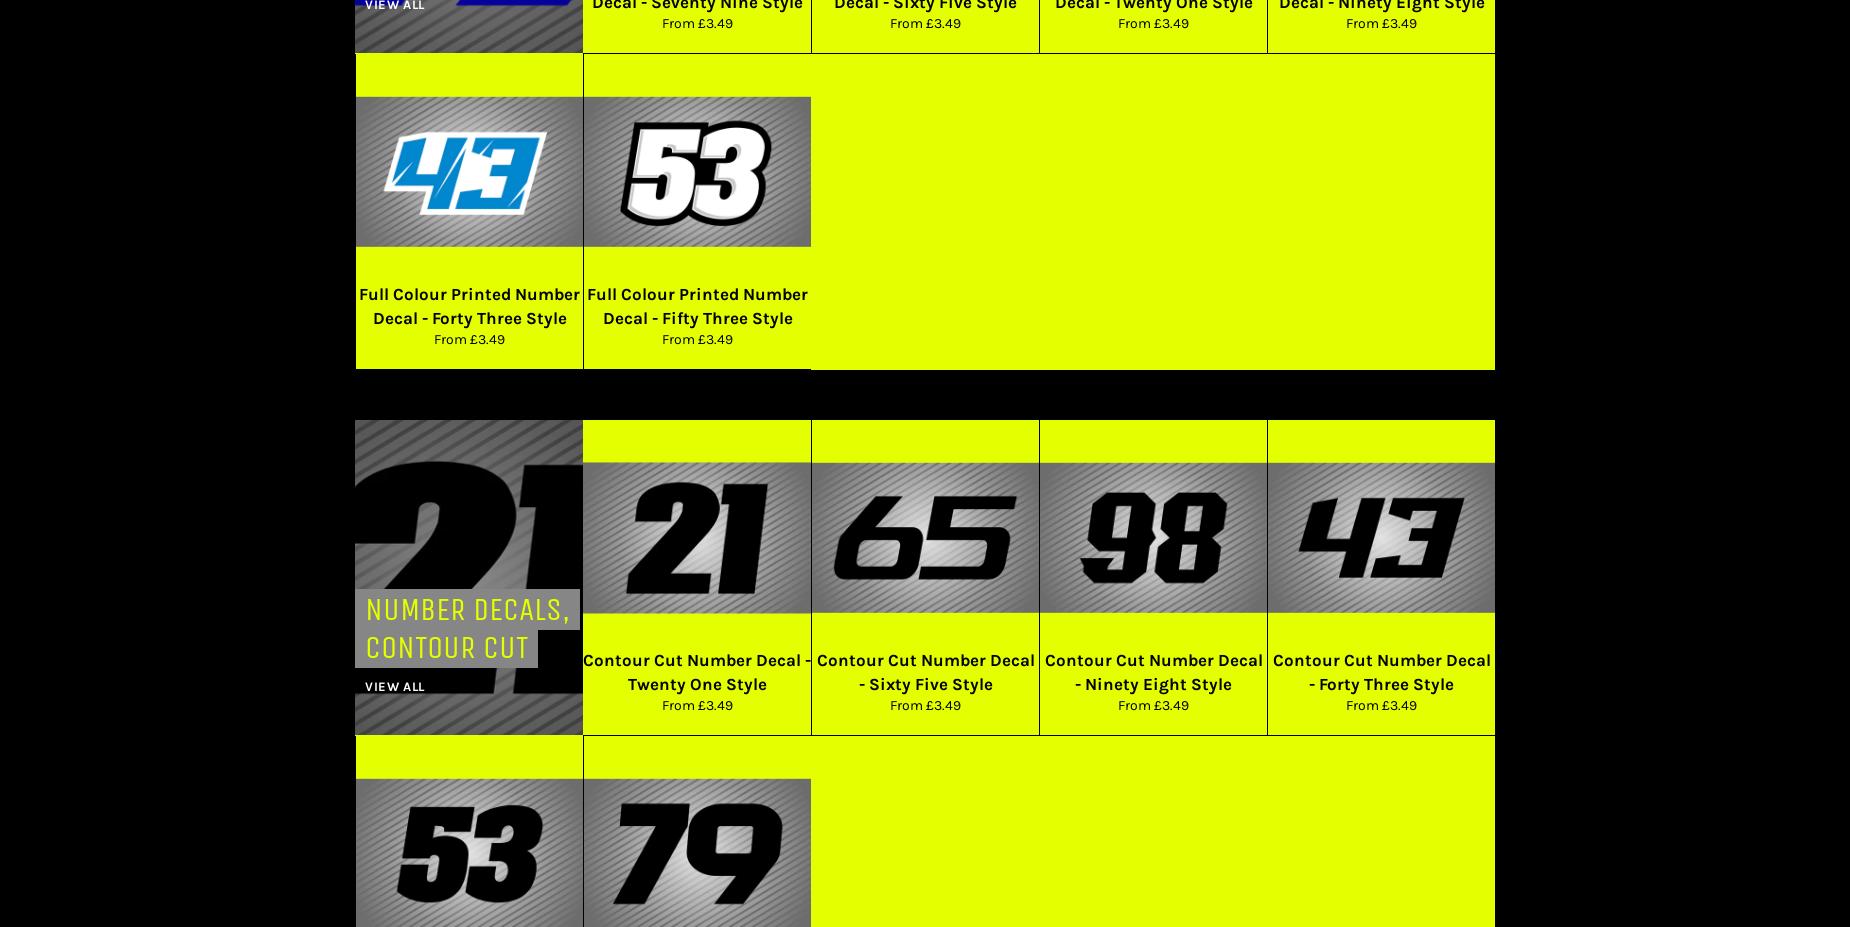 The height and width of the screenshot is (927, 1850). I want to click on 'Number Decals, Contour Cut', so click(467, 627).